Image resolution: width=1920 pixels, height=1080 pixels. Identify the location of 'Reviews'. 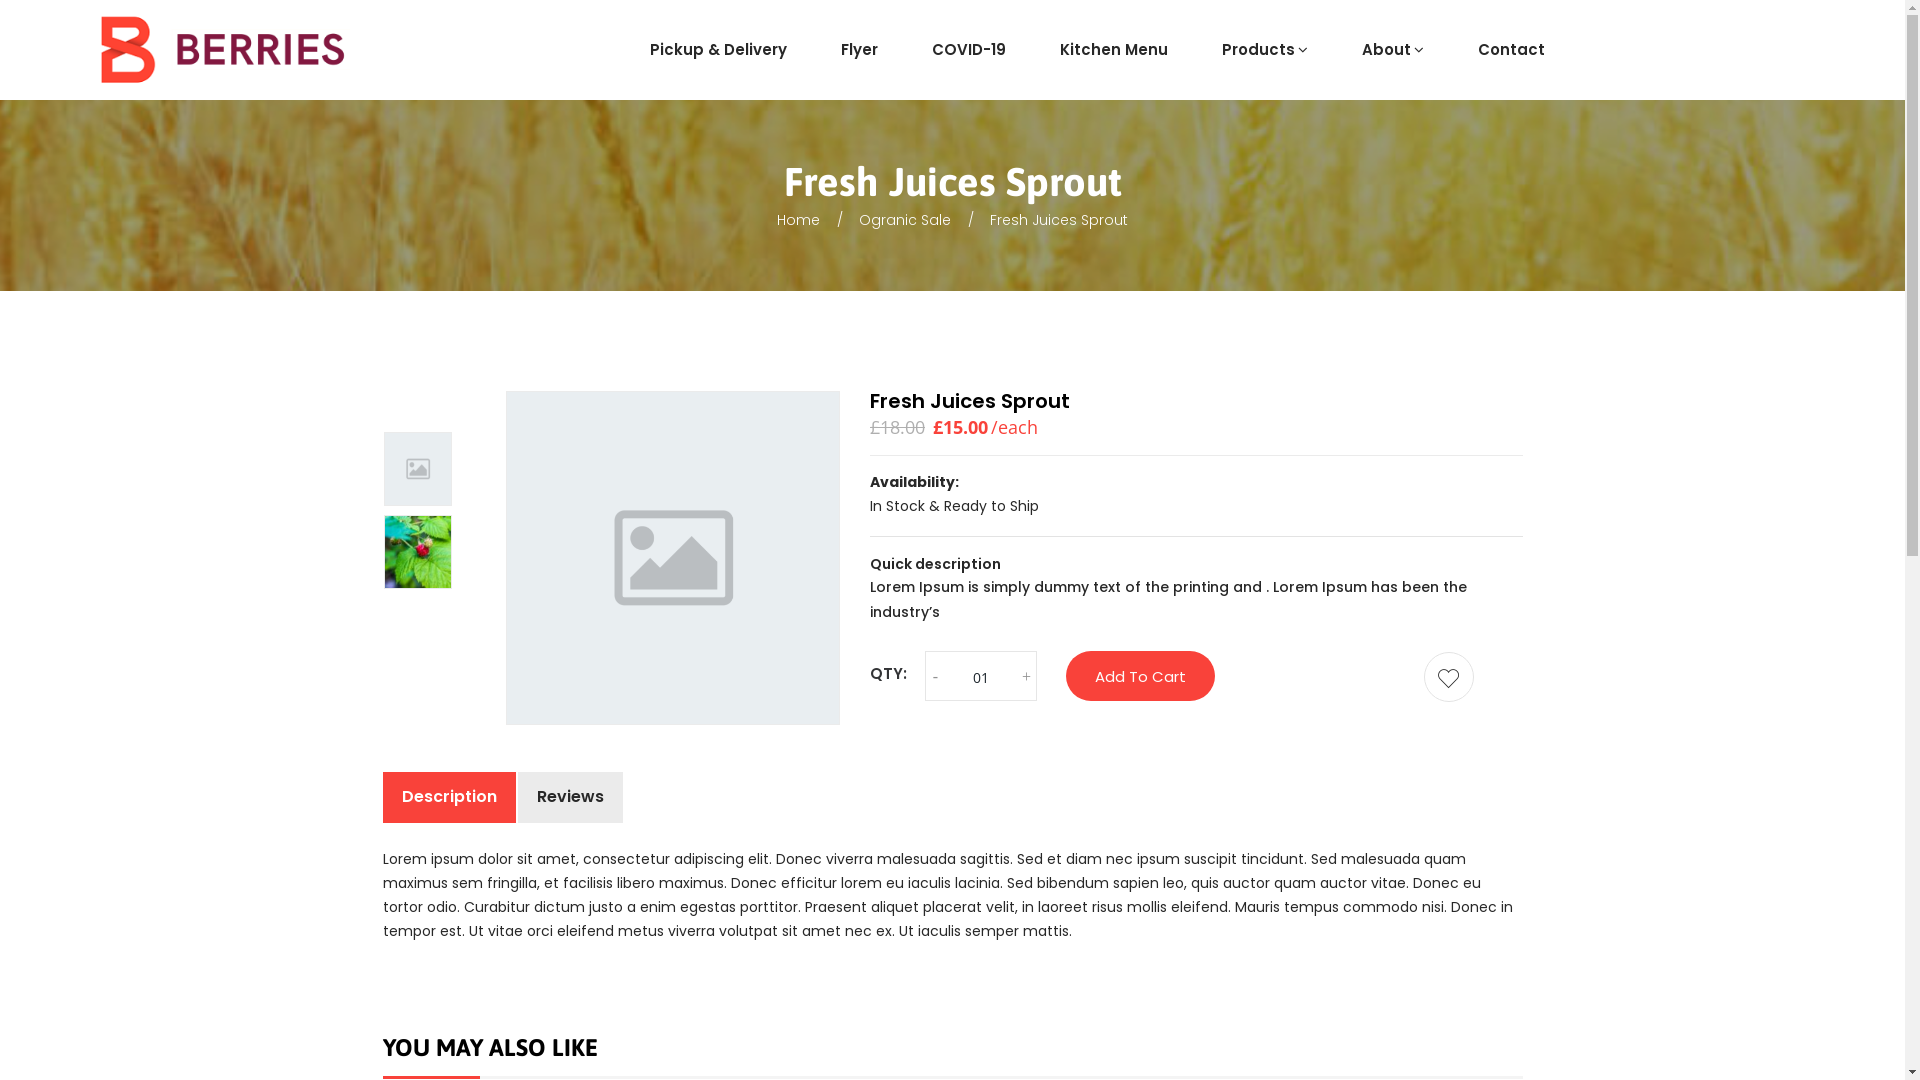
(569, 796).